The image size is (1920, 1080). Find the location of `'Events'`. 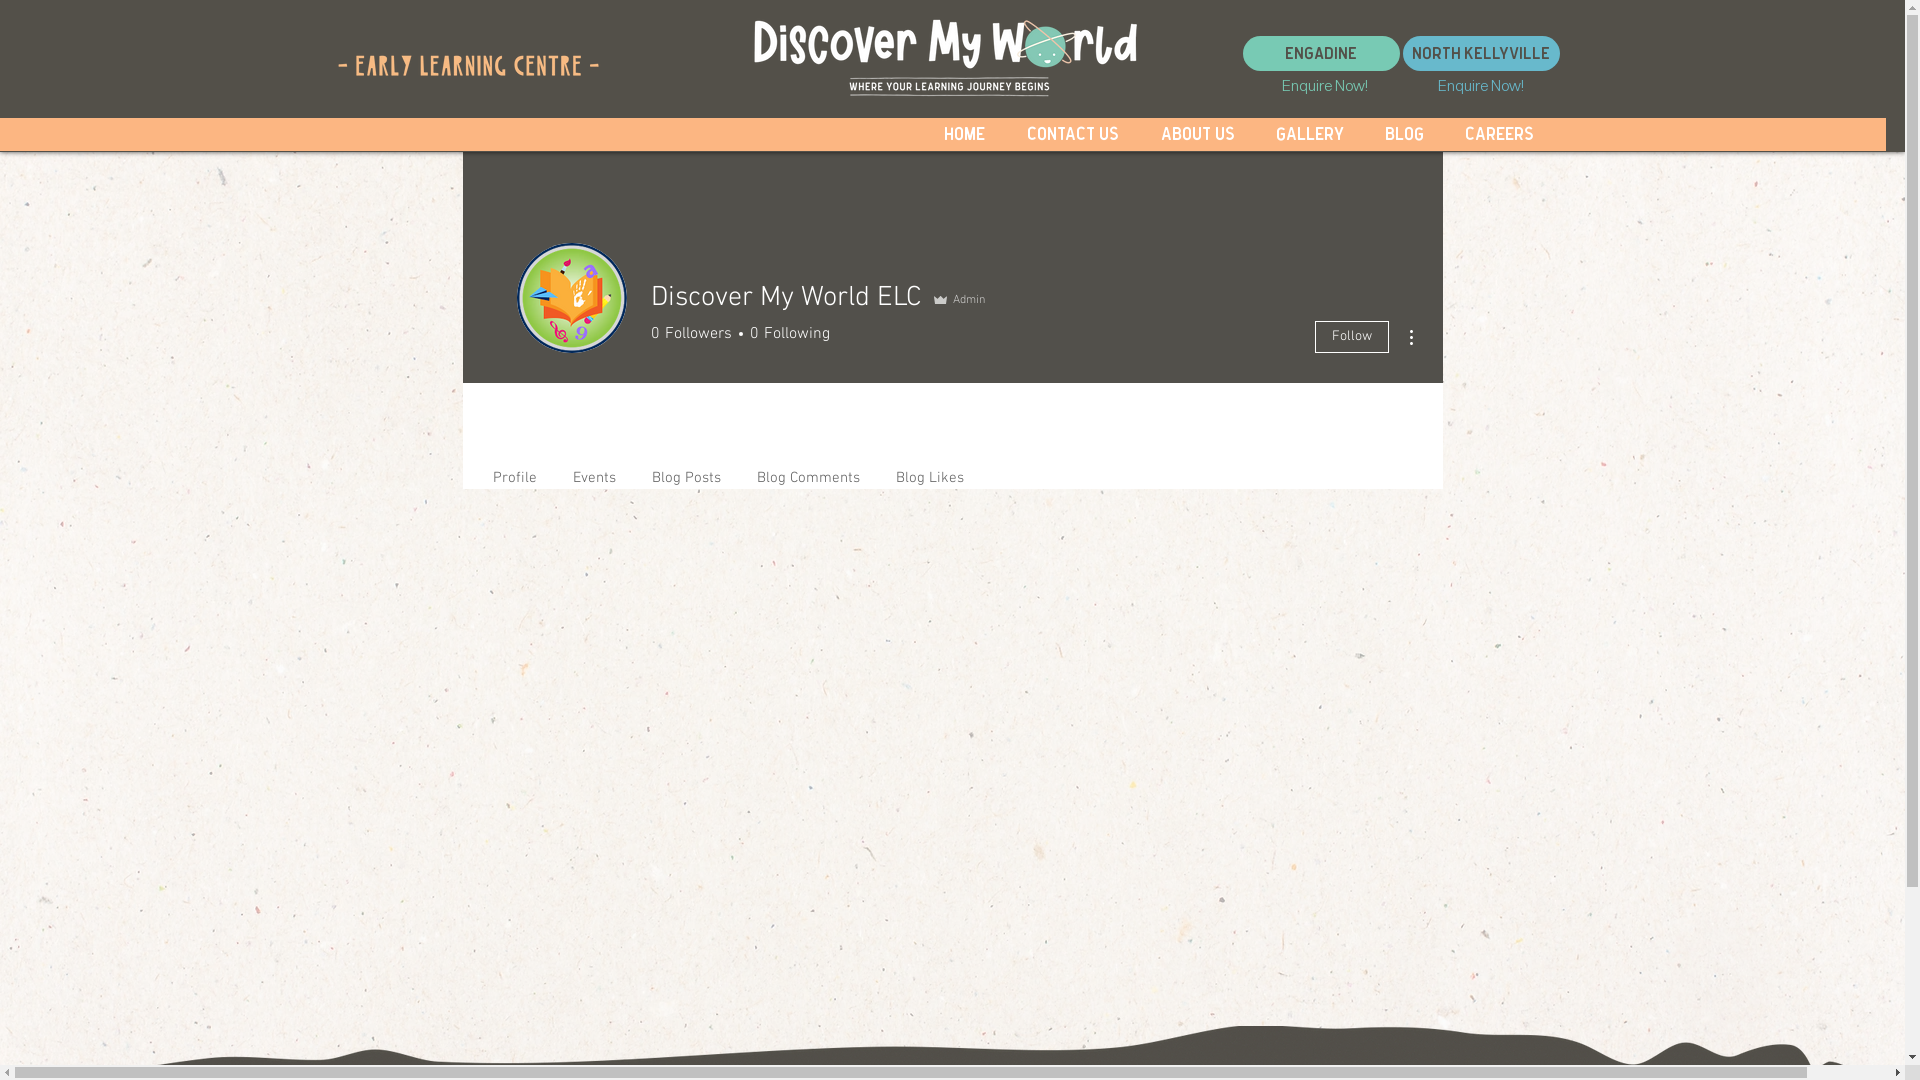

'Events' is located at coordinates (592, 469).